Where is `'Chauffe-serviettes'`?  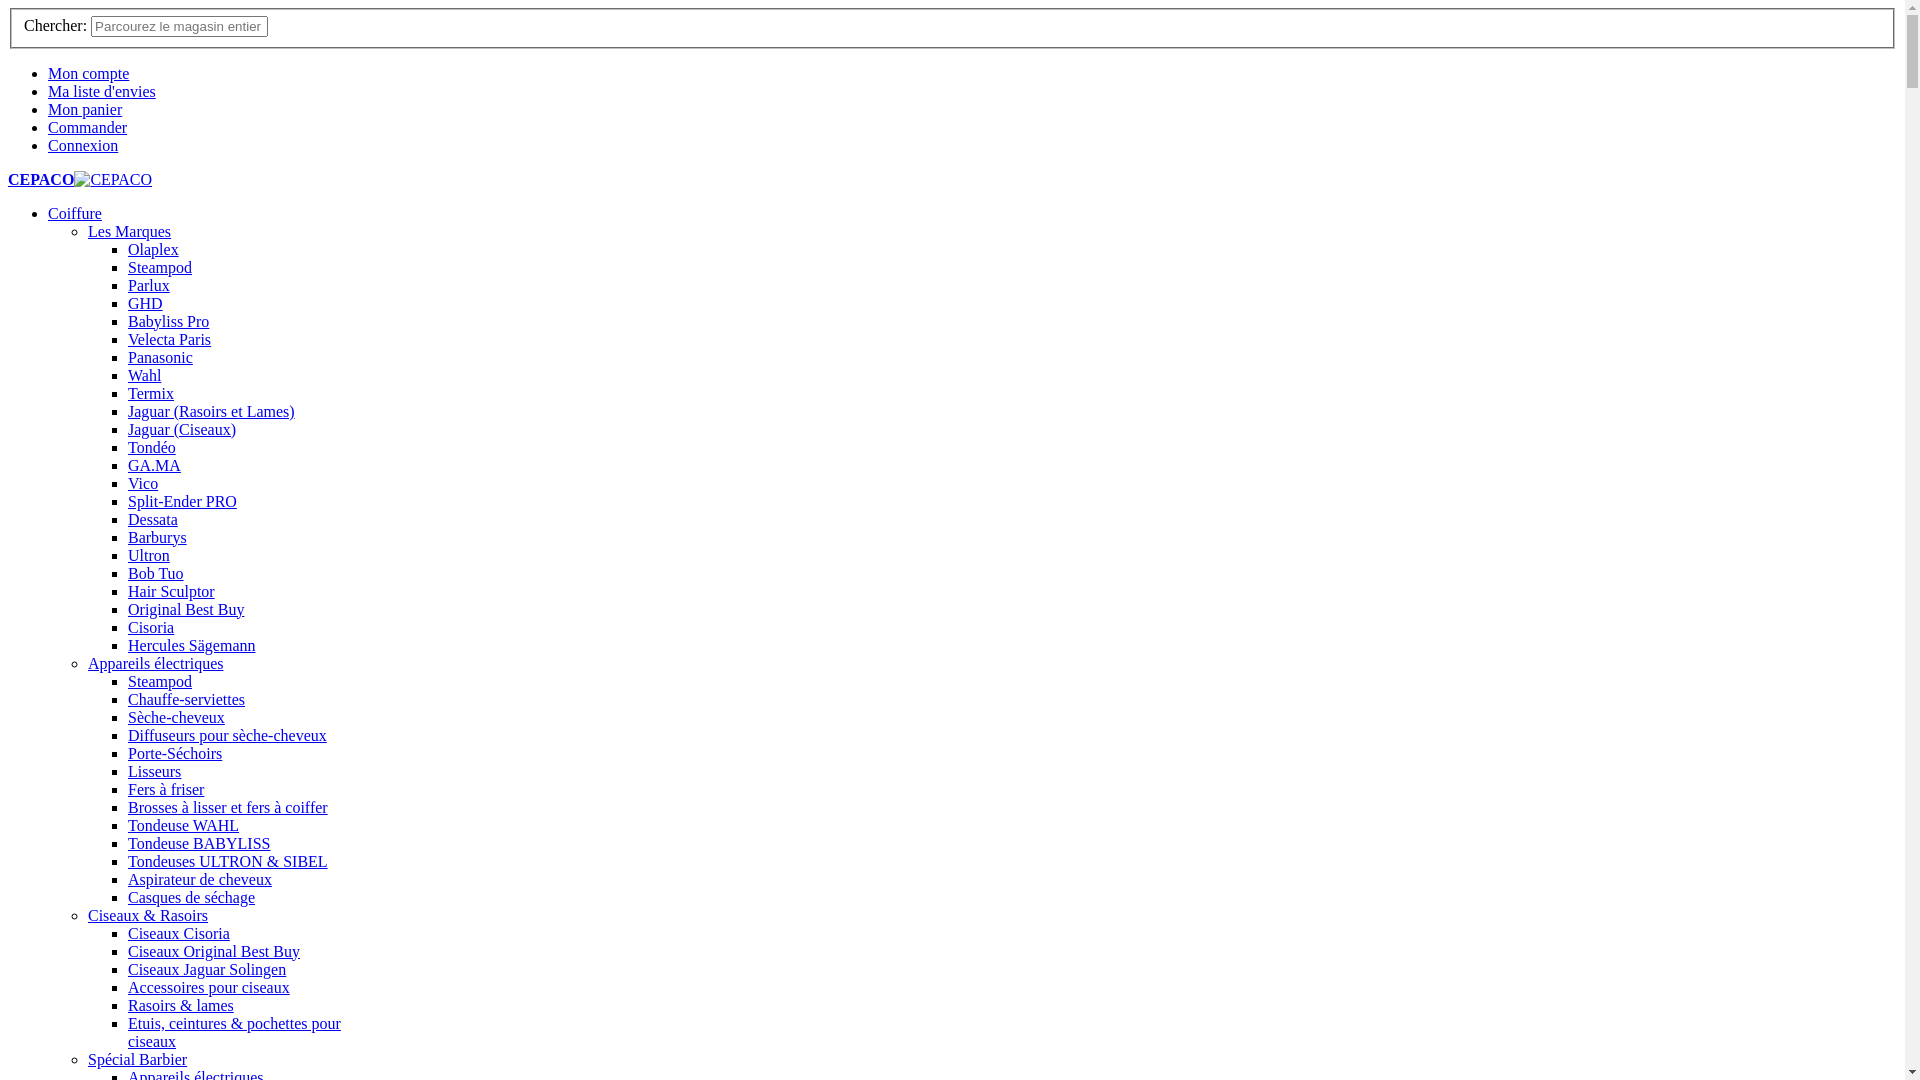
'Chauffe-serviettes' is located at coordinates (186, 698).